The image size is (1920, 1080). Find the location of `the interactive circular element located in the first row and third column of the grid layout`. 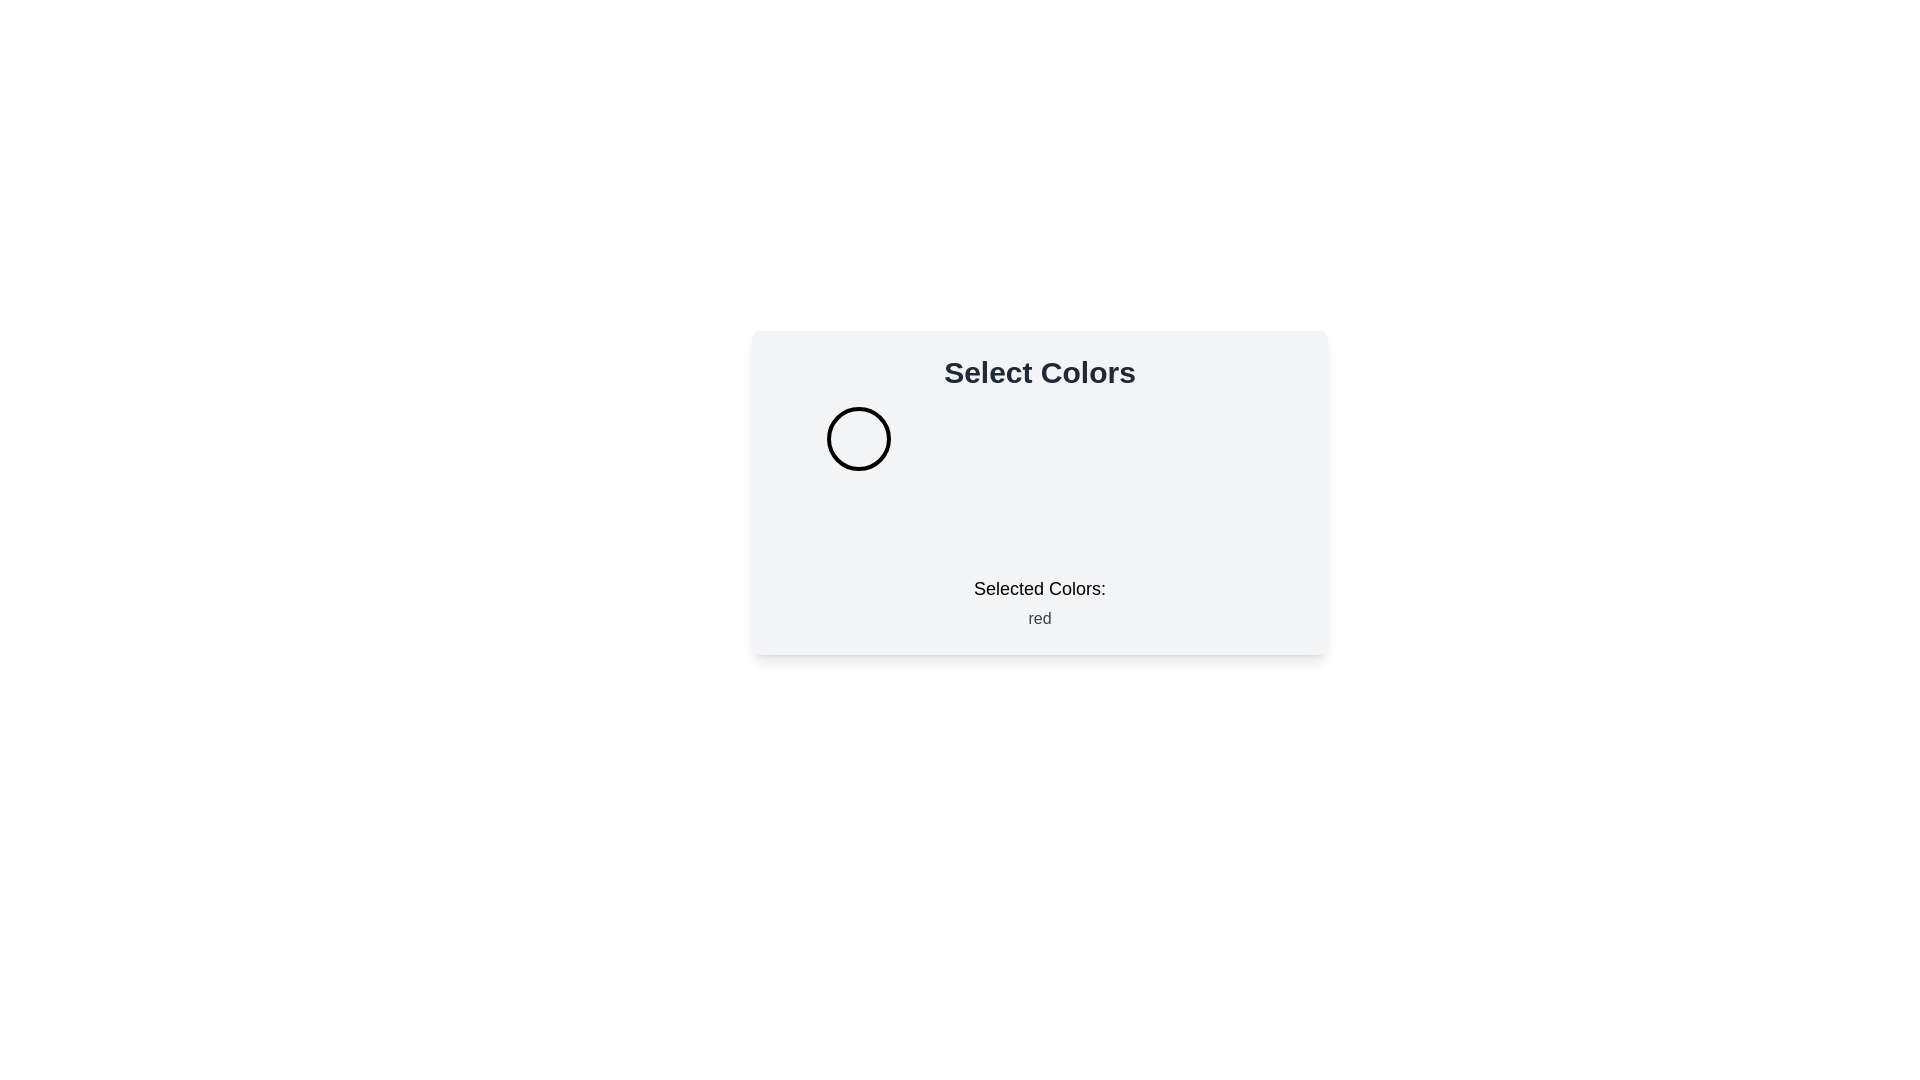

the interactive circular element located in the first row and third column of the grid layout is located at coordinates (1220, 438).